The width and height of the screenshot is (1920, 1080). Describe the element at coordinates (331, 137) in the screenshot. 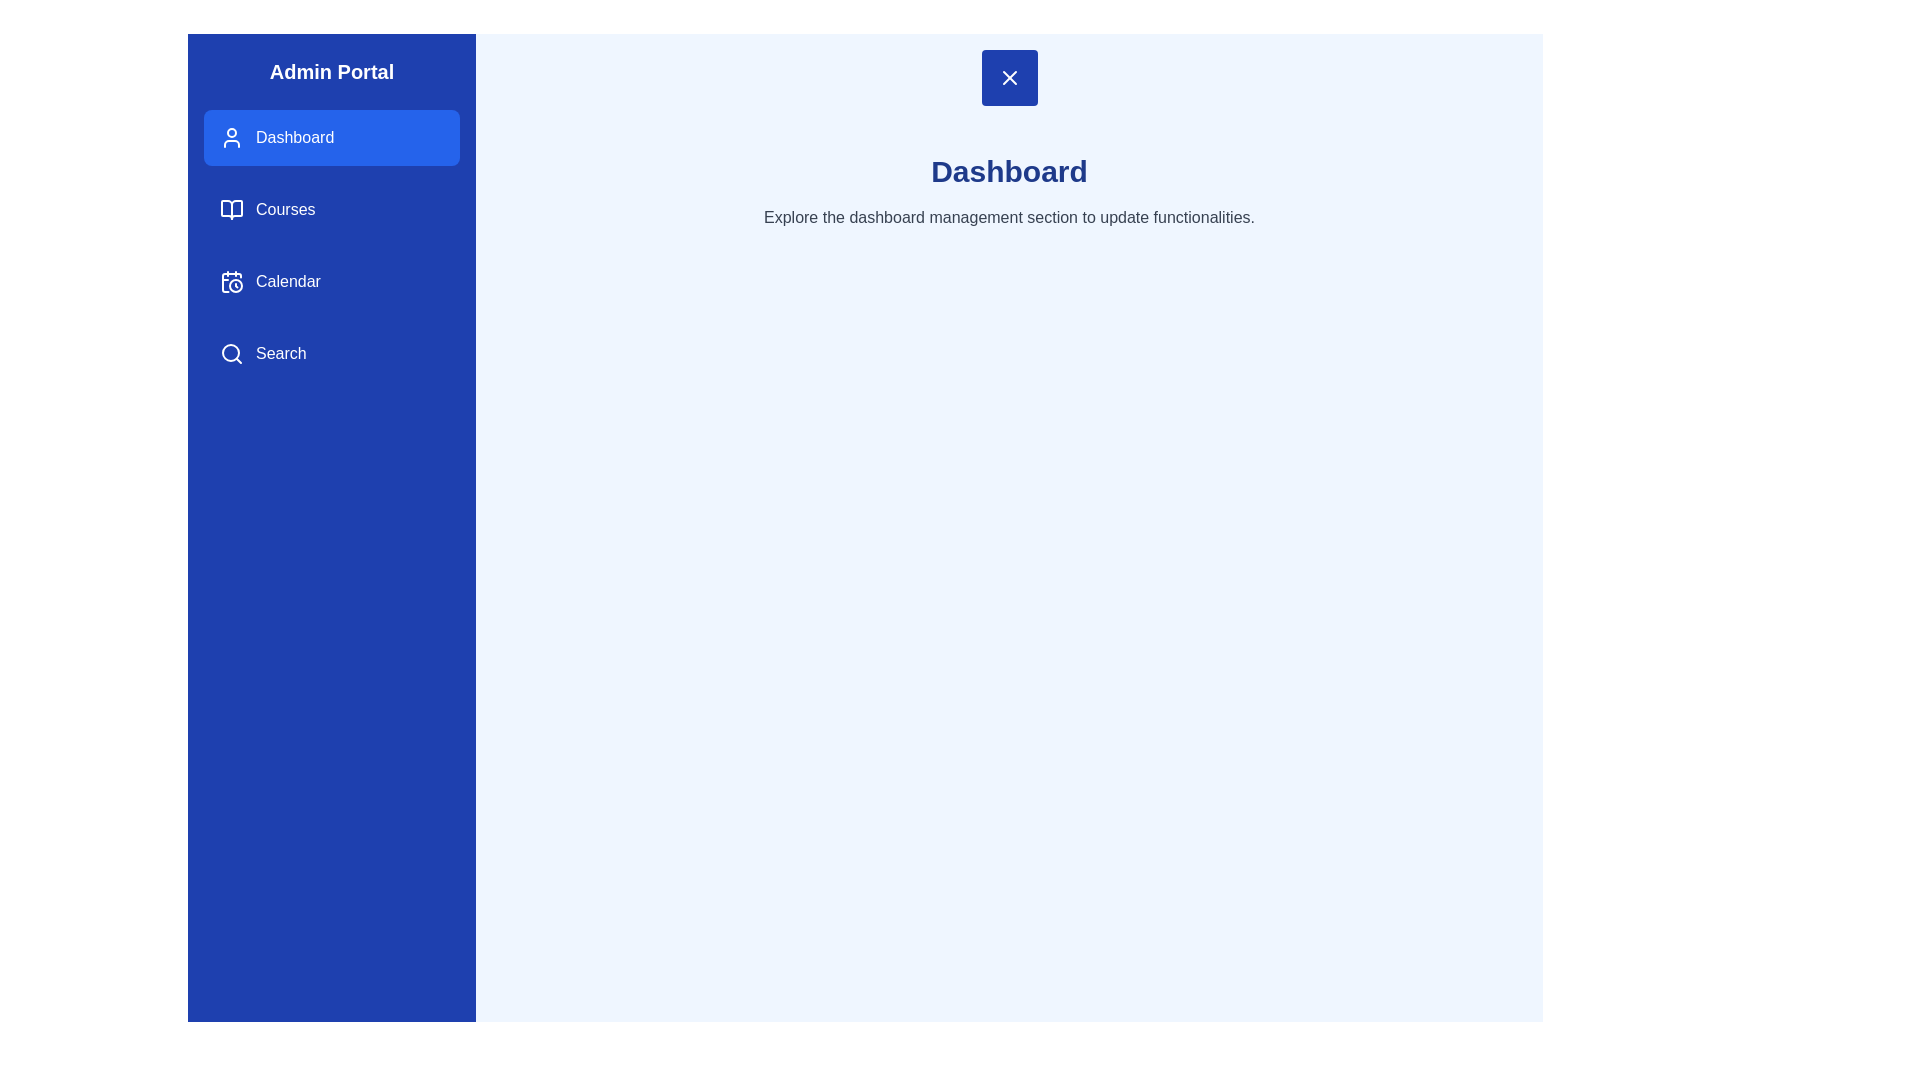

I see `the menu section Dashboard` at that location.